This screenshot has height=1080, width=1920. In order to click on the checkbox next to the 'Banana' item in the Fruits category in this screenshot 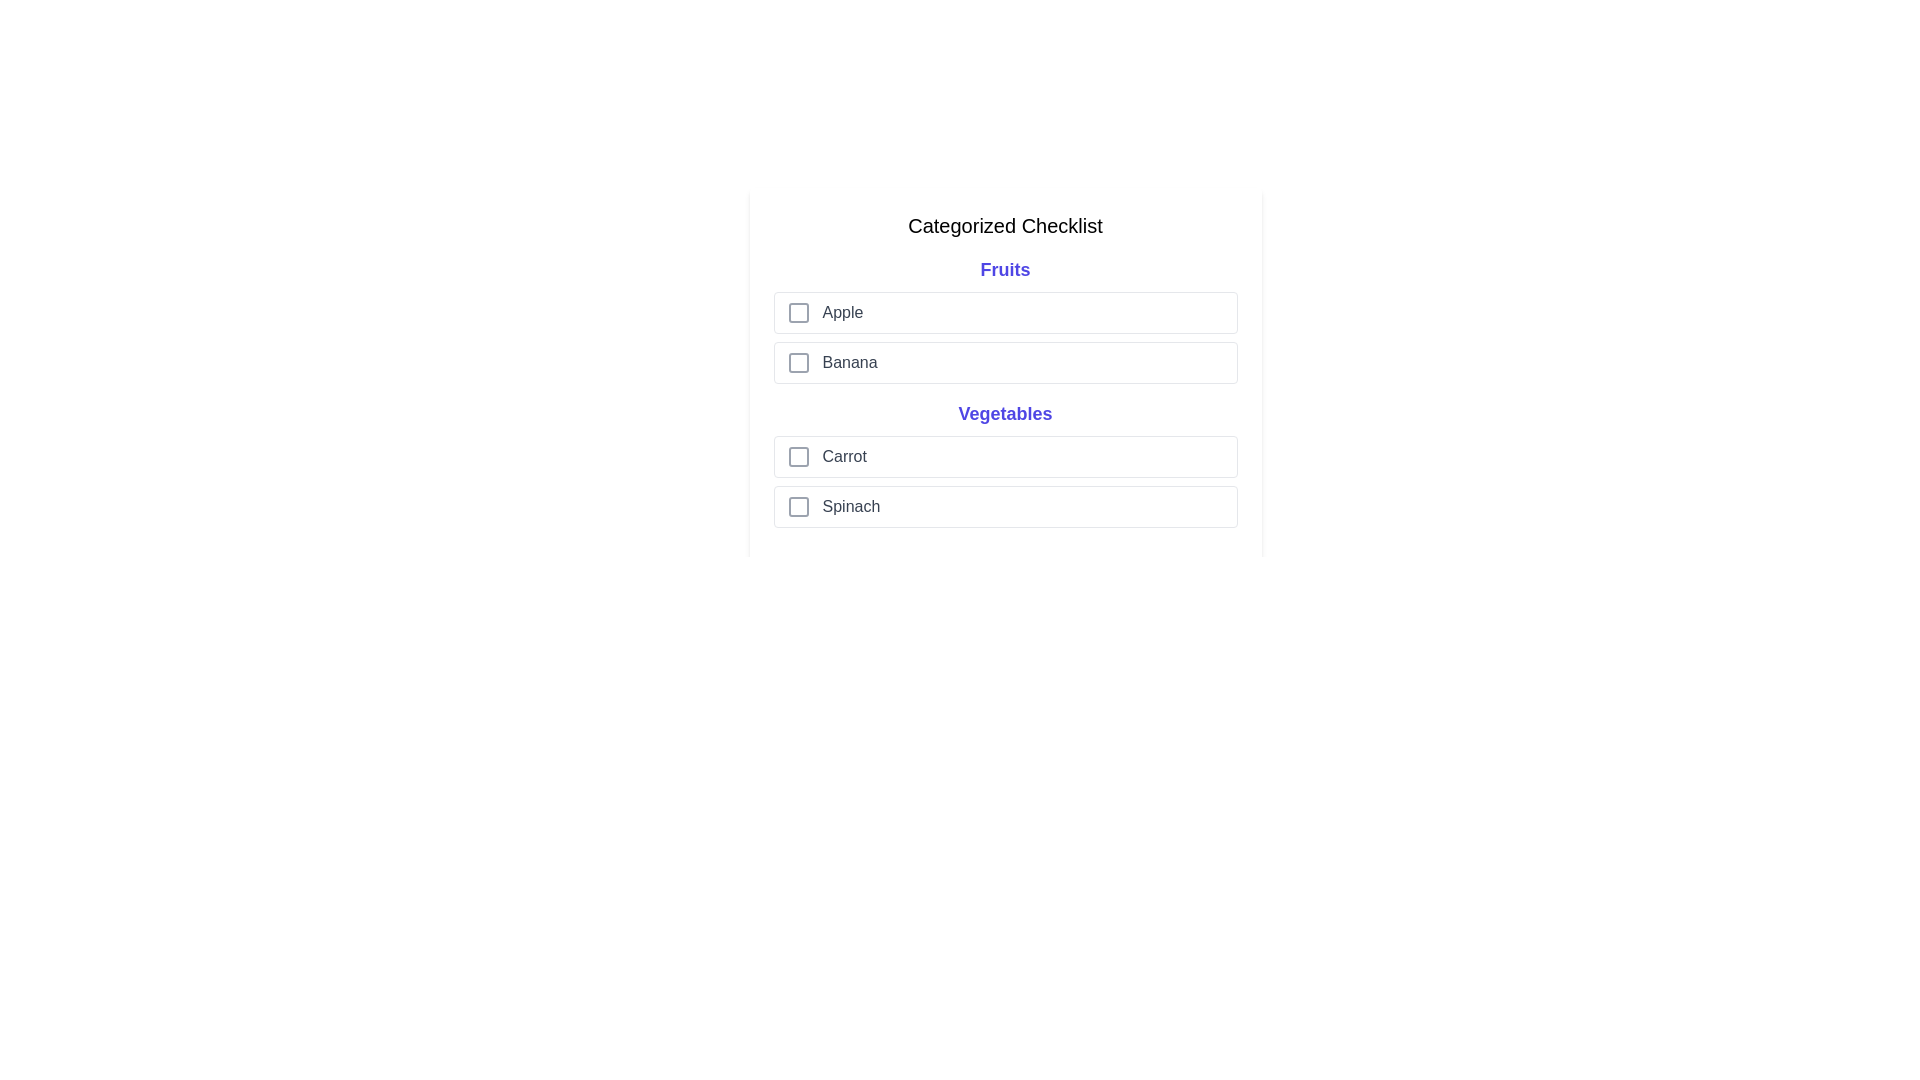, I will do `click(1005, 362)`.